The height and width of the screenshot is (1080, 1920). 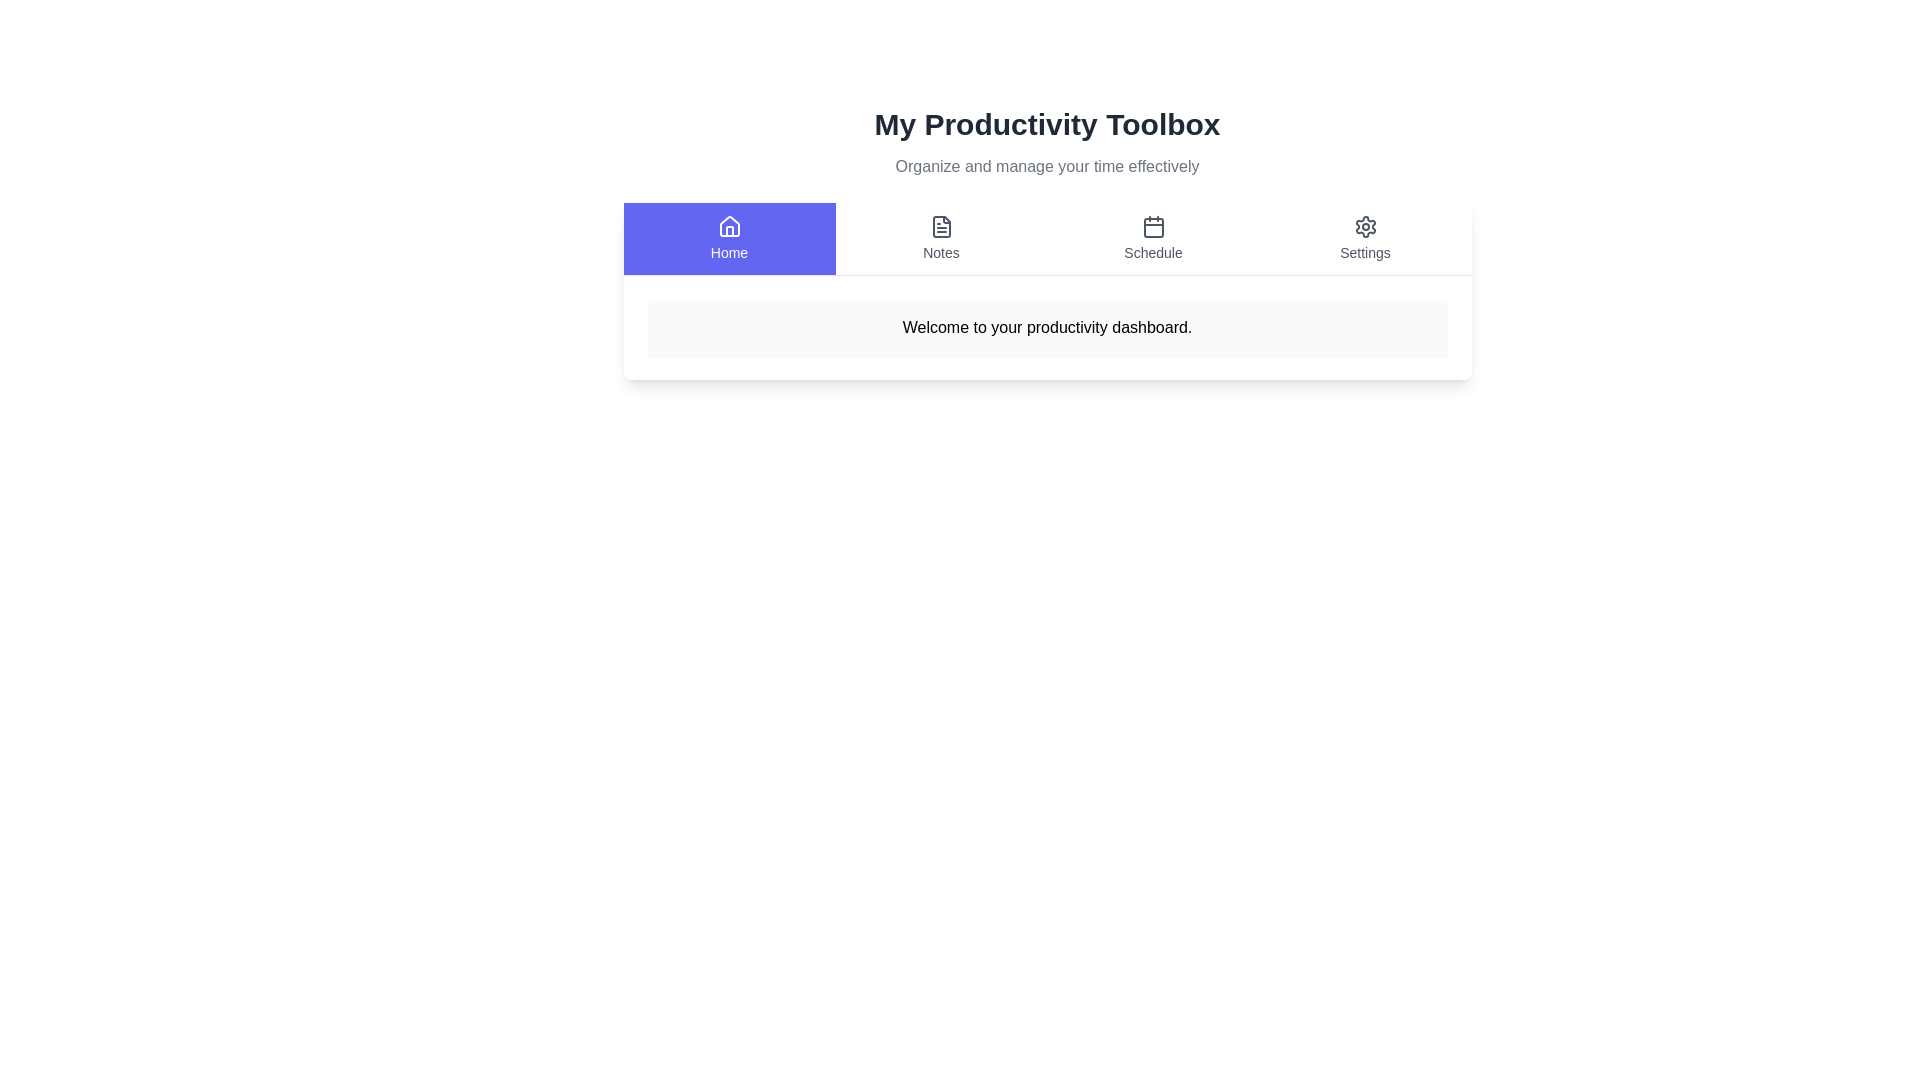 I want to click on the 'Home' icon in the top navigation bar, which is centered within the first tab and serves as a visual cue to navigate to the homepage, so click(x=728, y=225).